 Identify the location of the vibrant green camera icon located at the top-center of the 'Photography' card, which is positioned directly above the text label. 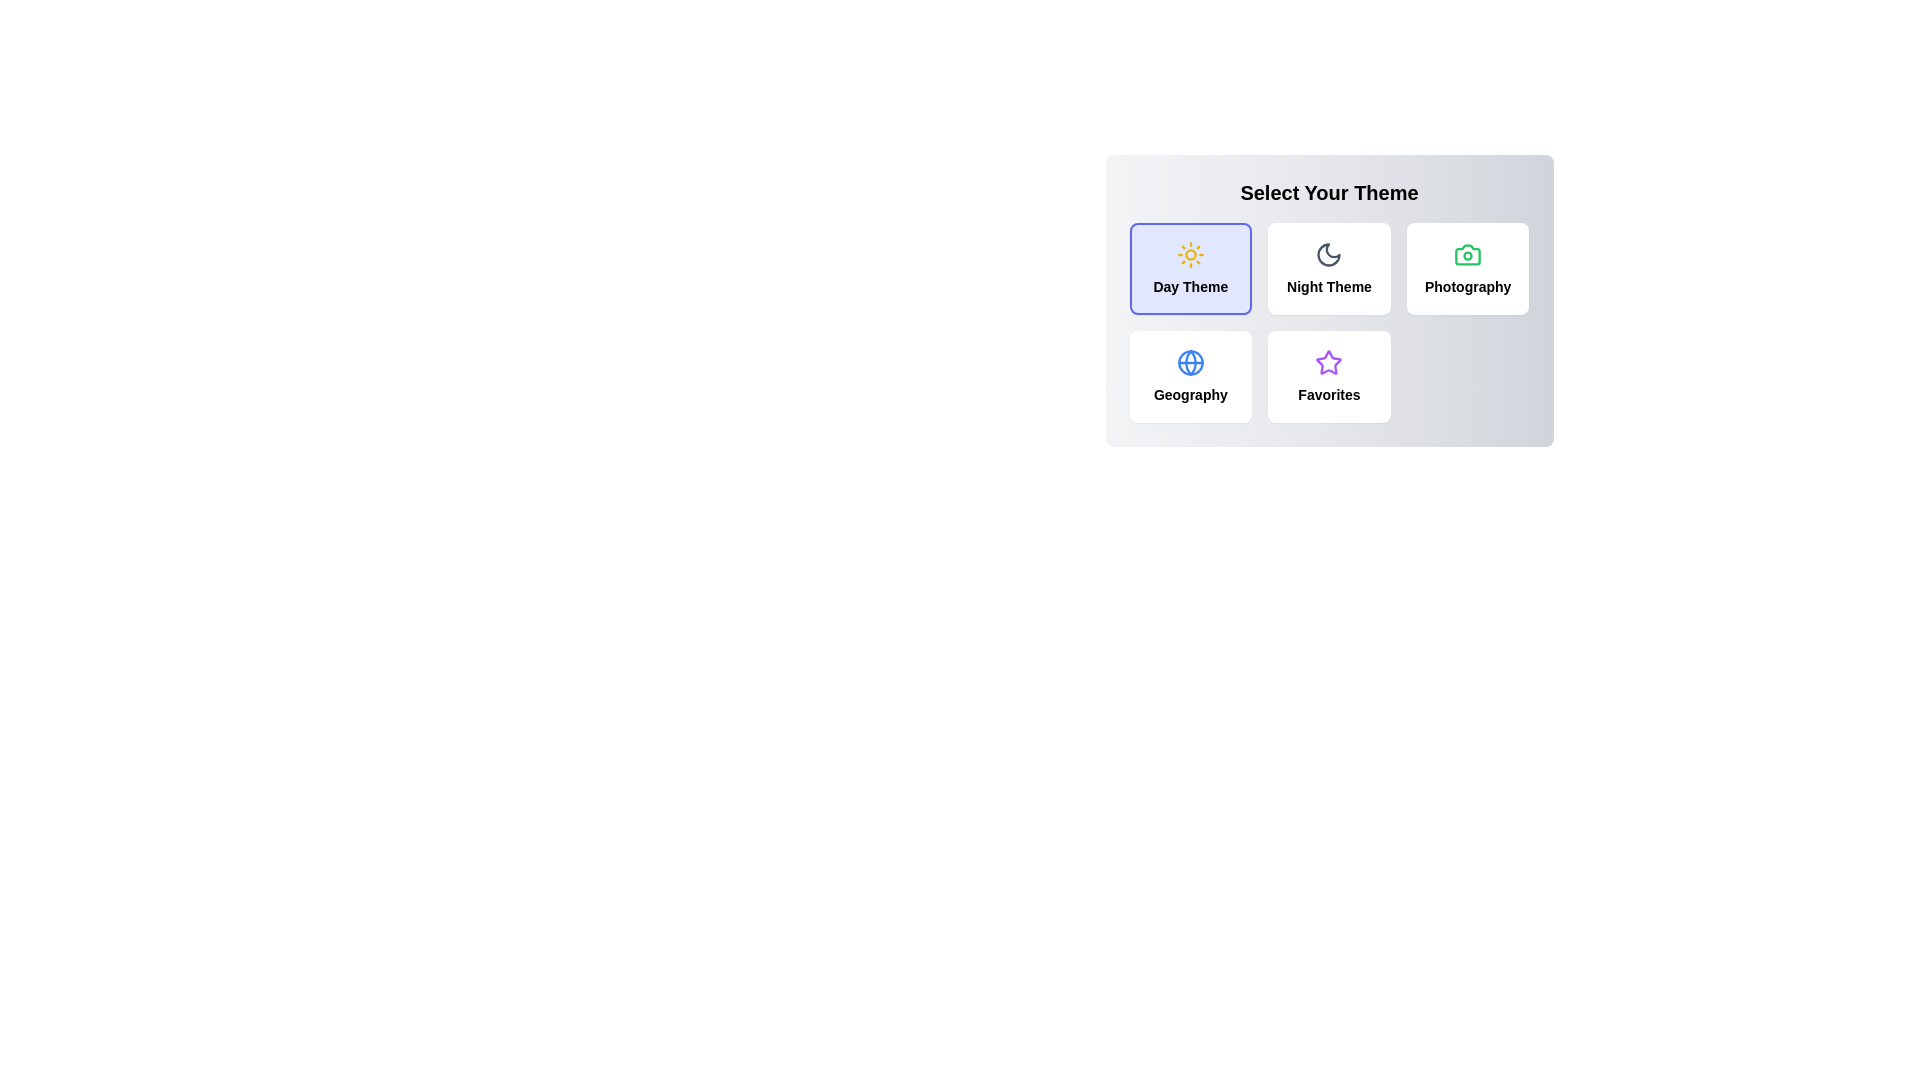
(1468, 253).